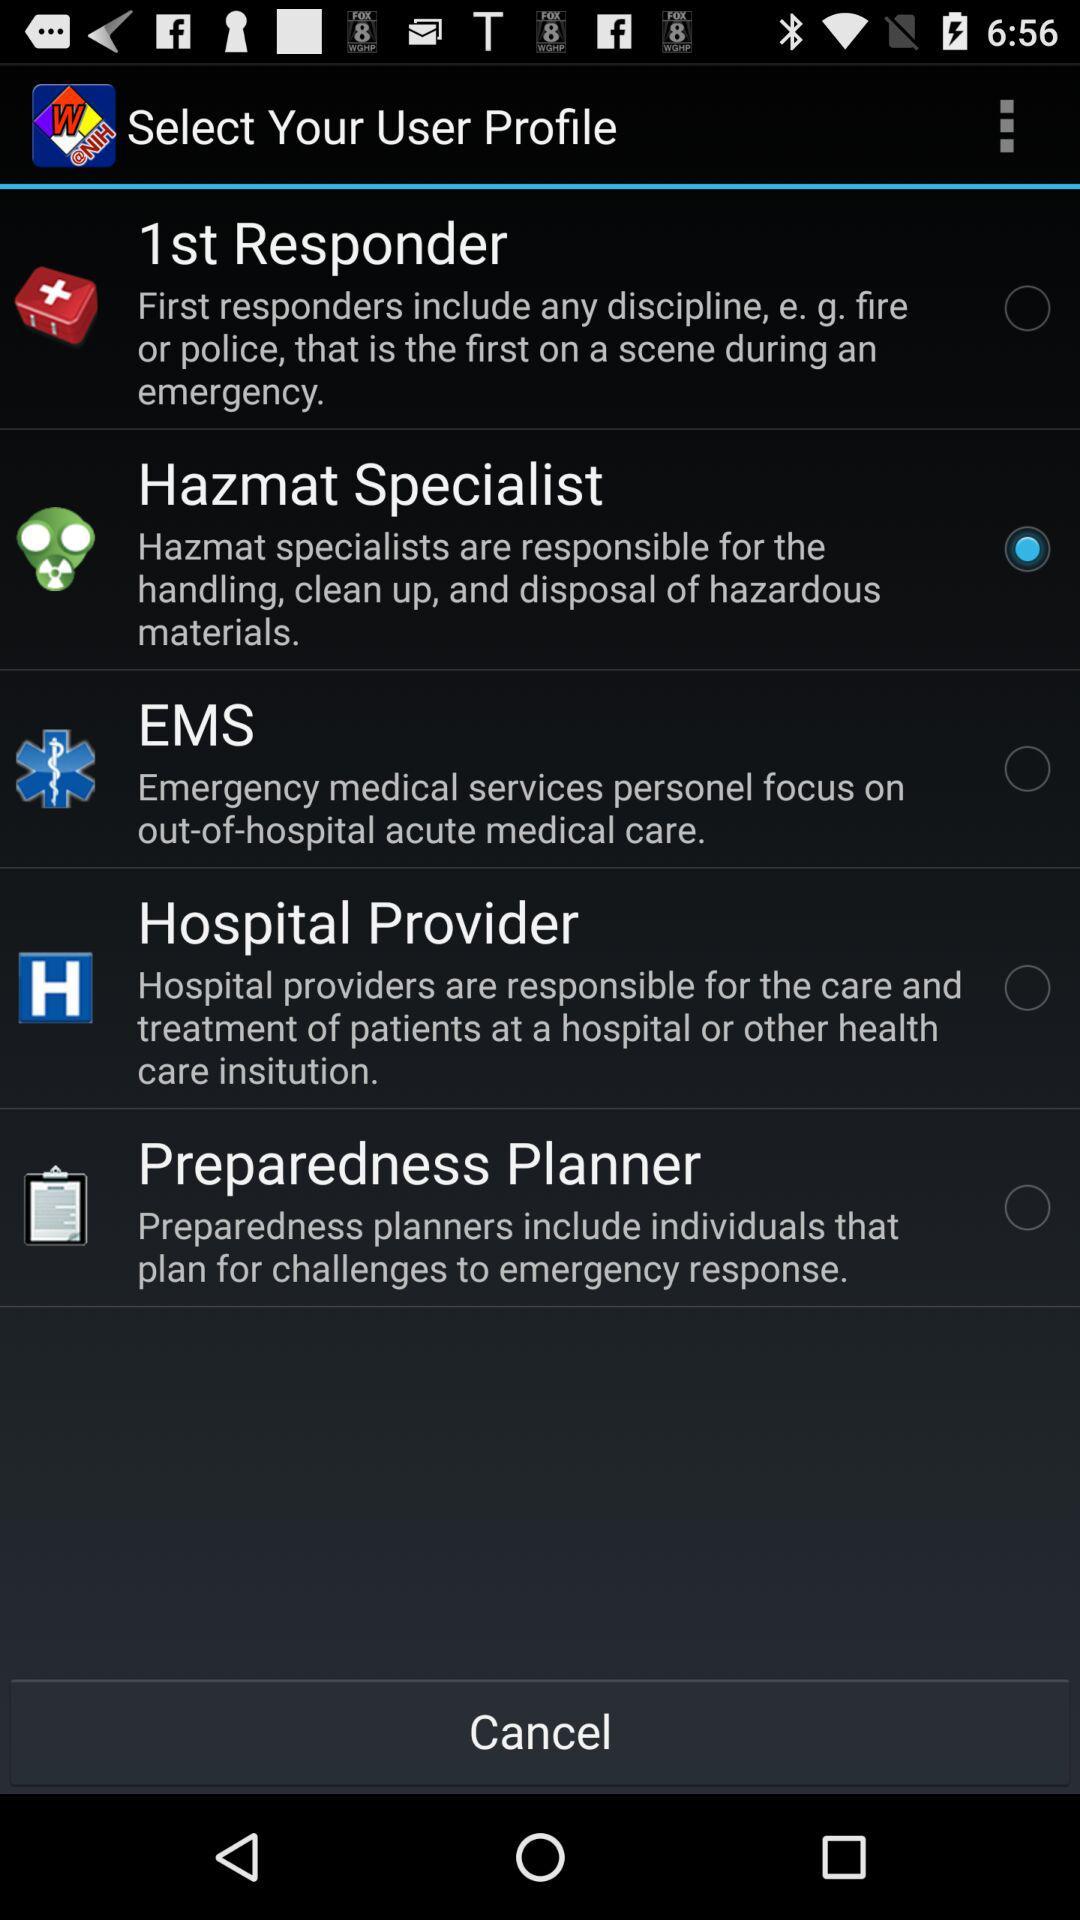  Describe the element at coordinates (554, 1245) in the screenshot. I see `the preparedness planners include` at that location.